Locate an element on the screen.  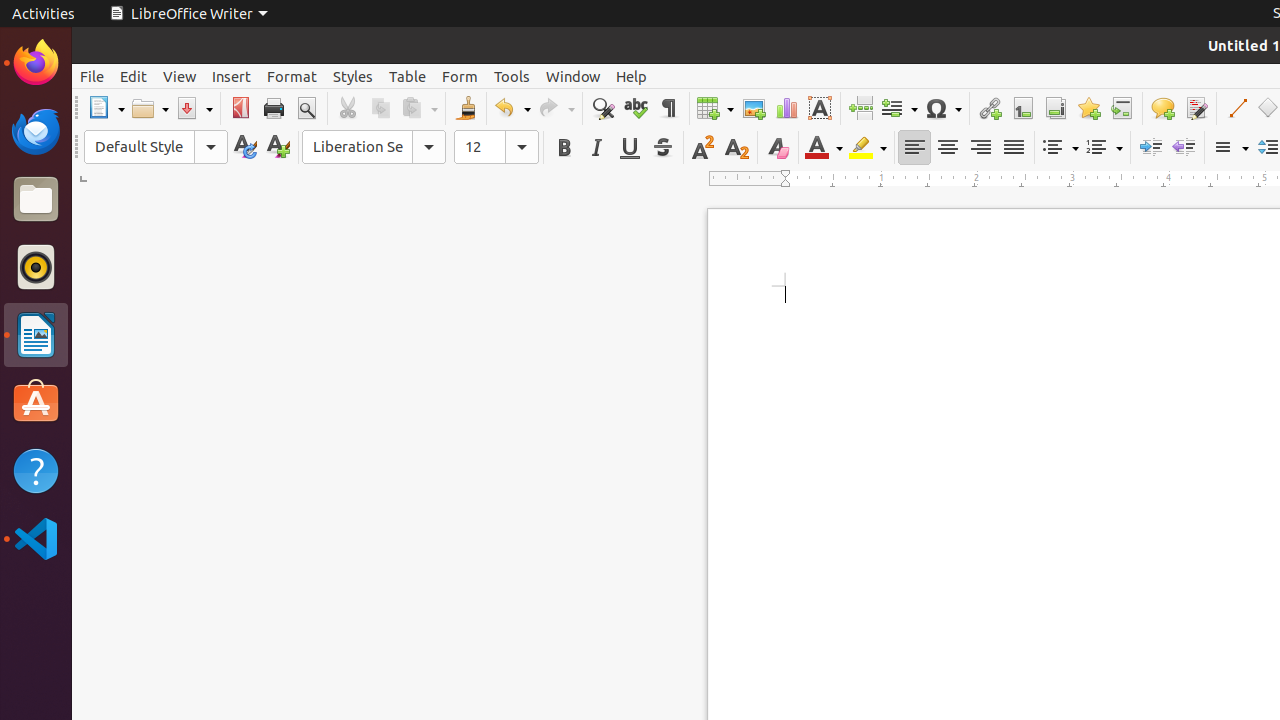
'Update' is located at coordinates (243, 146).